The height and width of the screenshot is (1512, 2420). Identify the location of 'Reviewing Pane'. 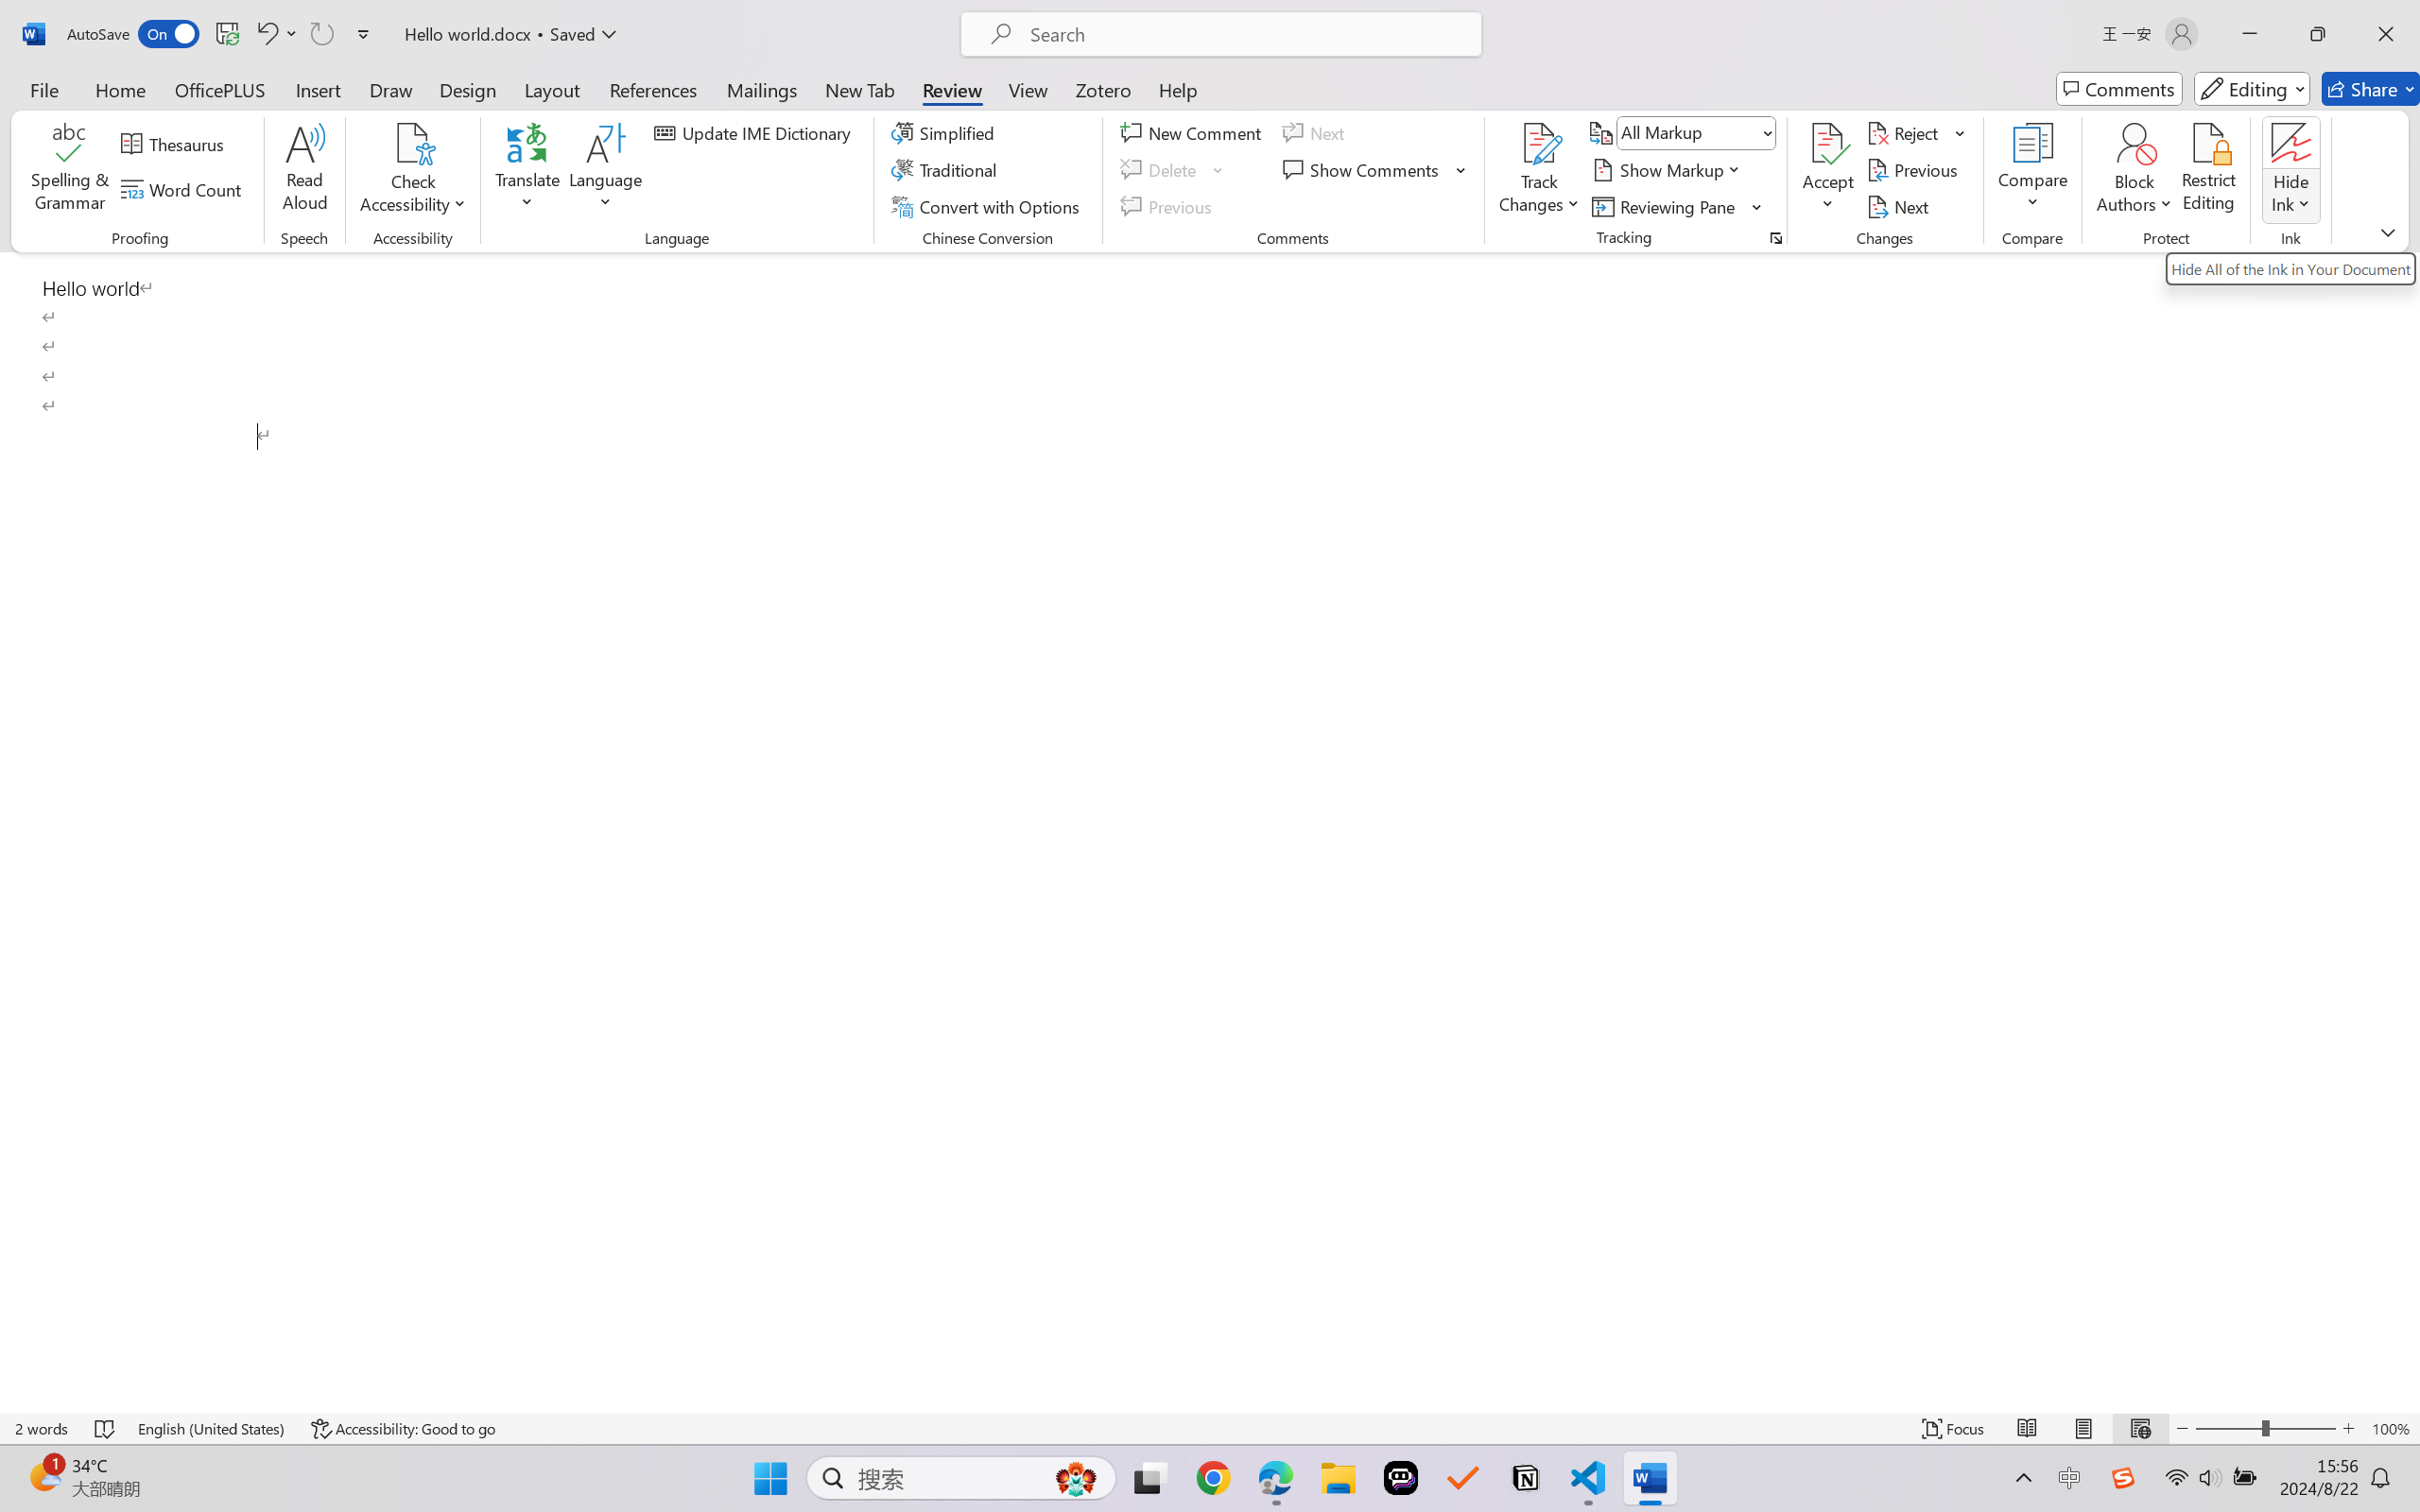
(1677, 207).